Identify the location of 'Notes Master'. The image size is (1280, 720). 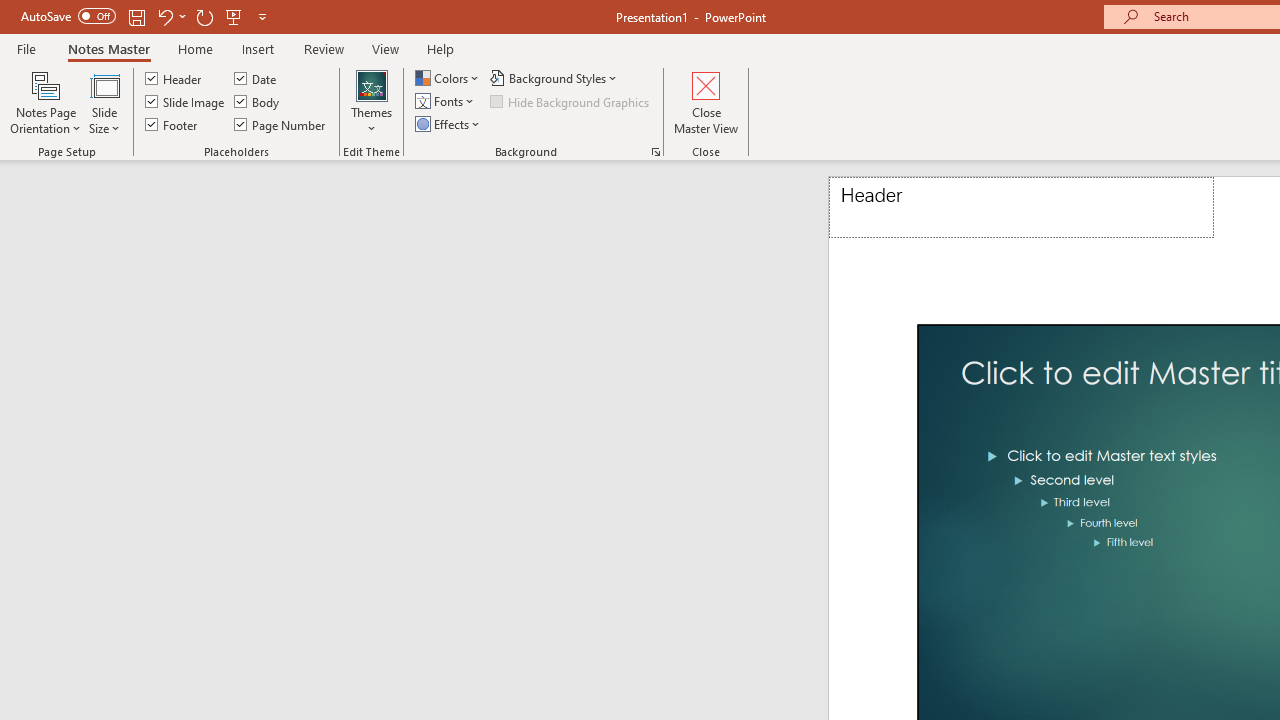
(107, 48).